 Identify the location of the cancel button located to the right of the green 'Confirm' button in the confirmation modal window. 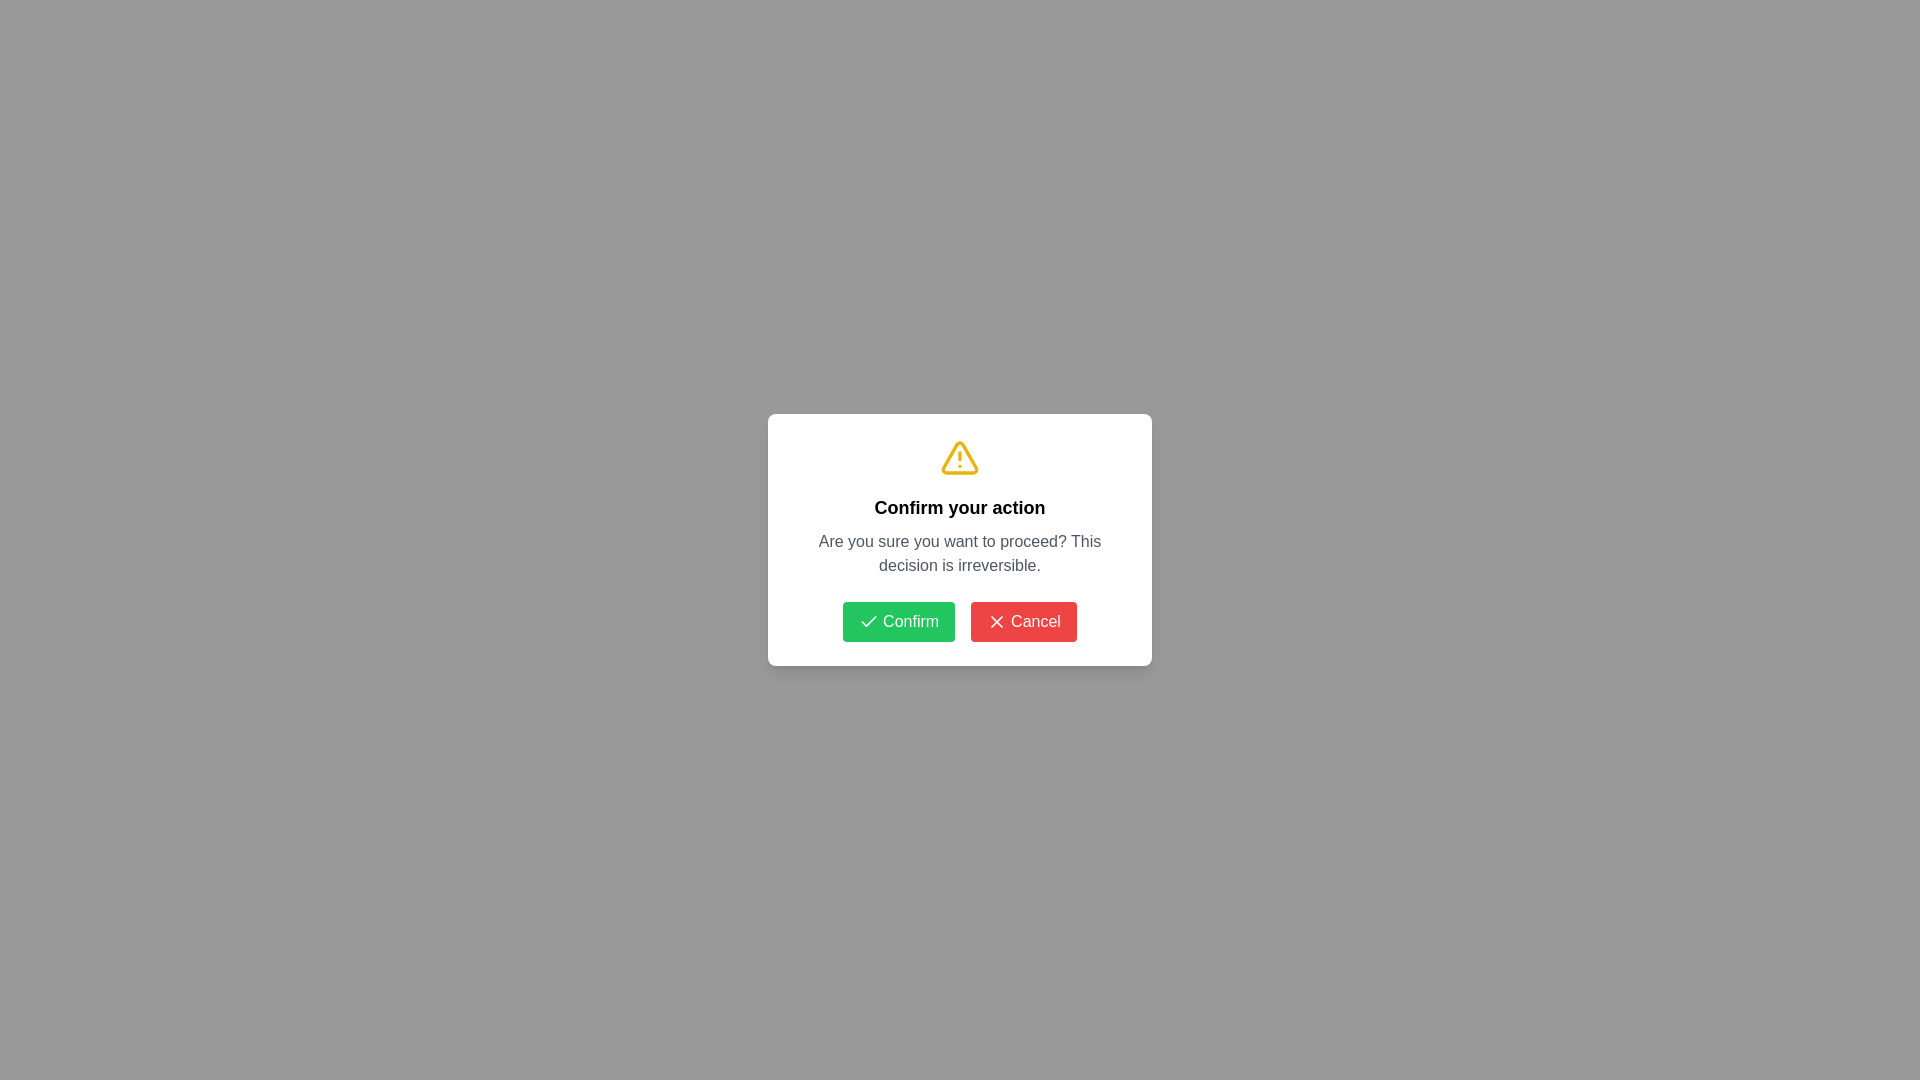
(1023, 620).